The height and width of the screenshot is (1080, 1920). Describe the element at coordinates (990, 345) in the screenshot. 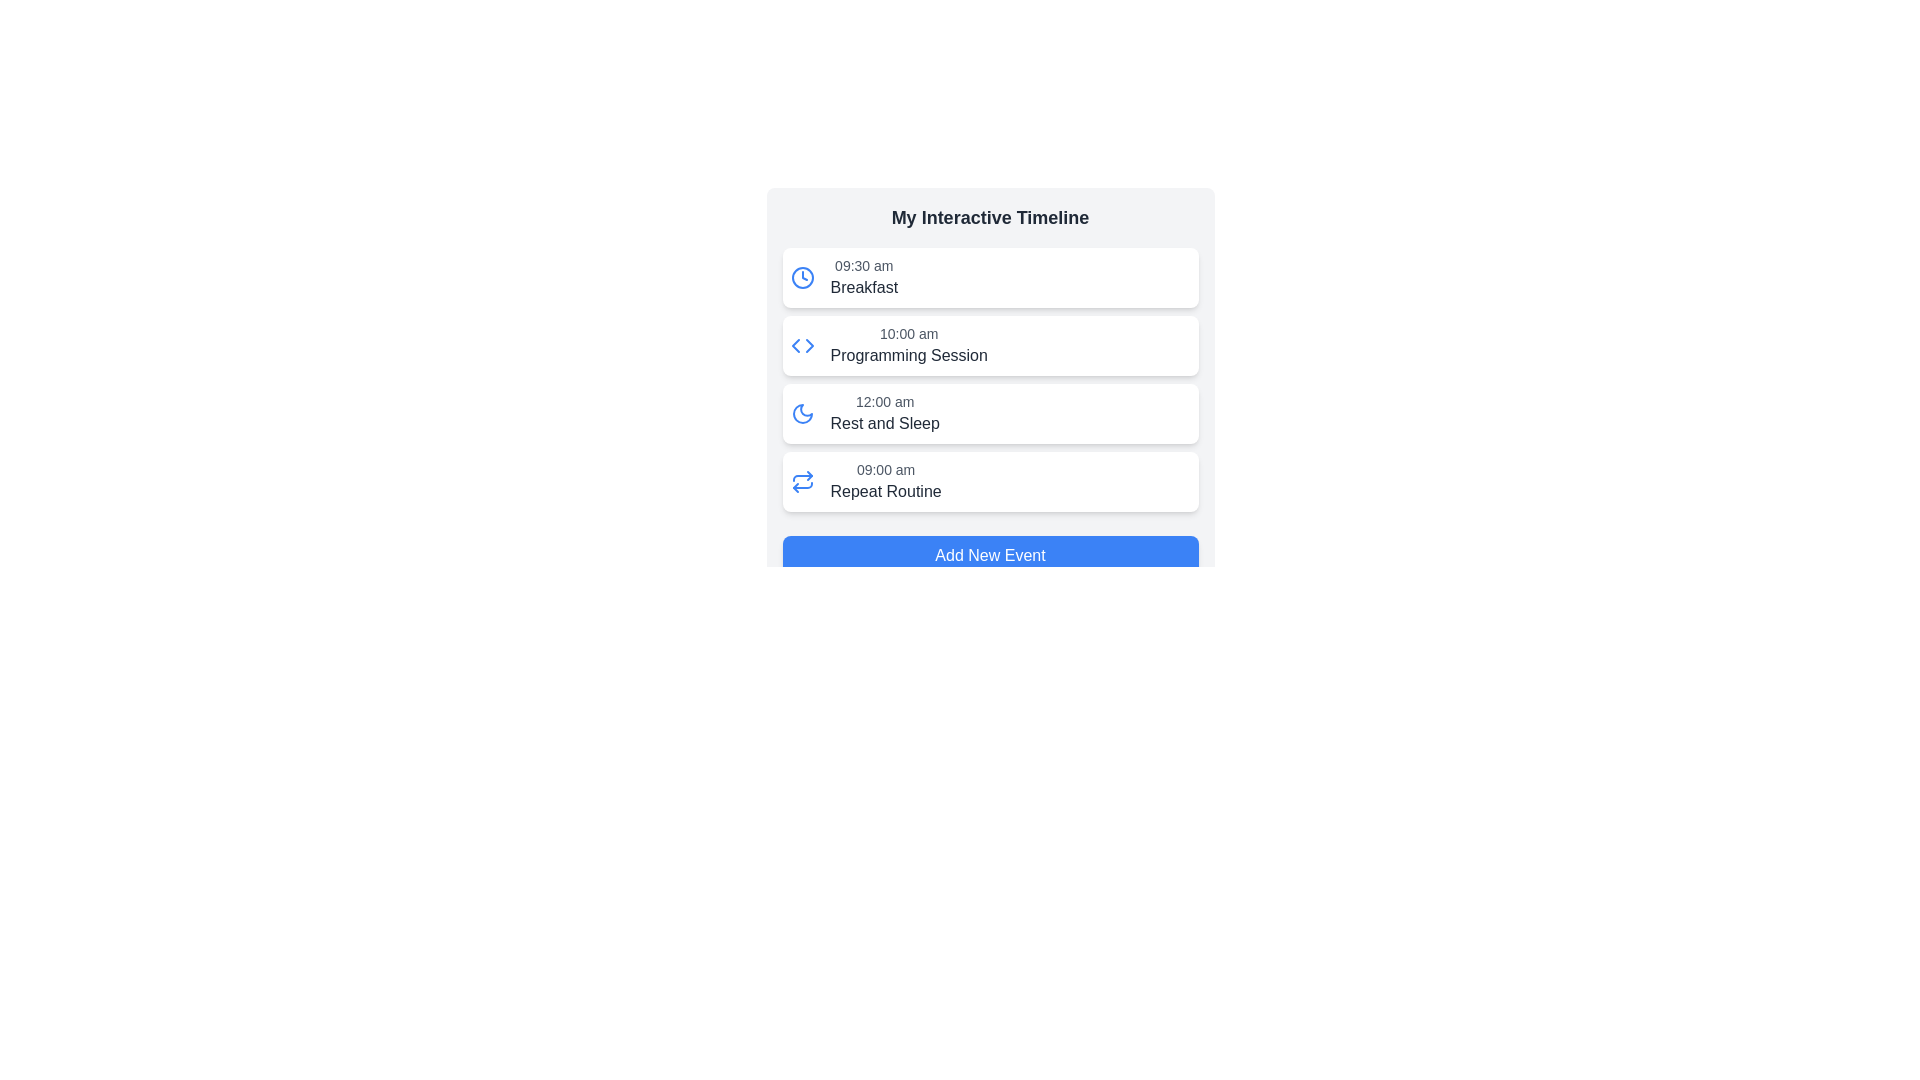

I see `the second list item entry displaying the scheduled event titled 'Programming Session' at '10:00 am' to interact with its linked functionality` at that location.